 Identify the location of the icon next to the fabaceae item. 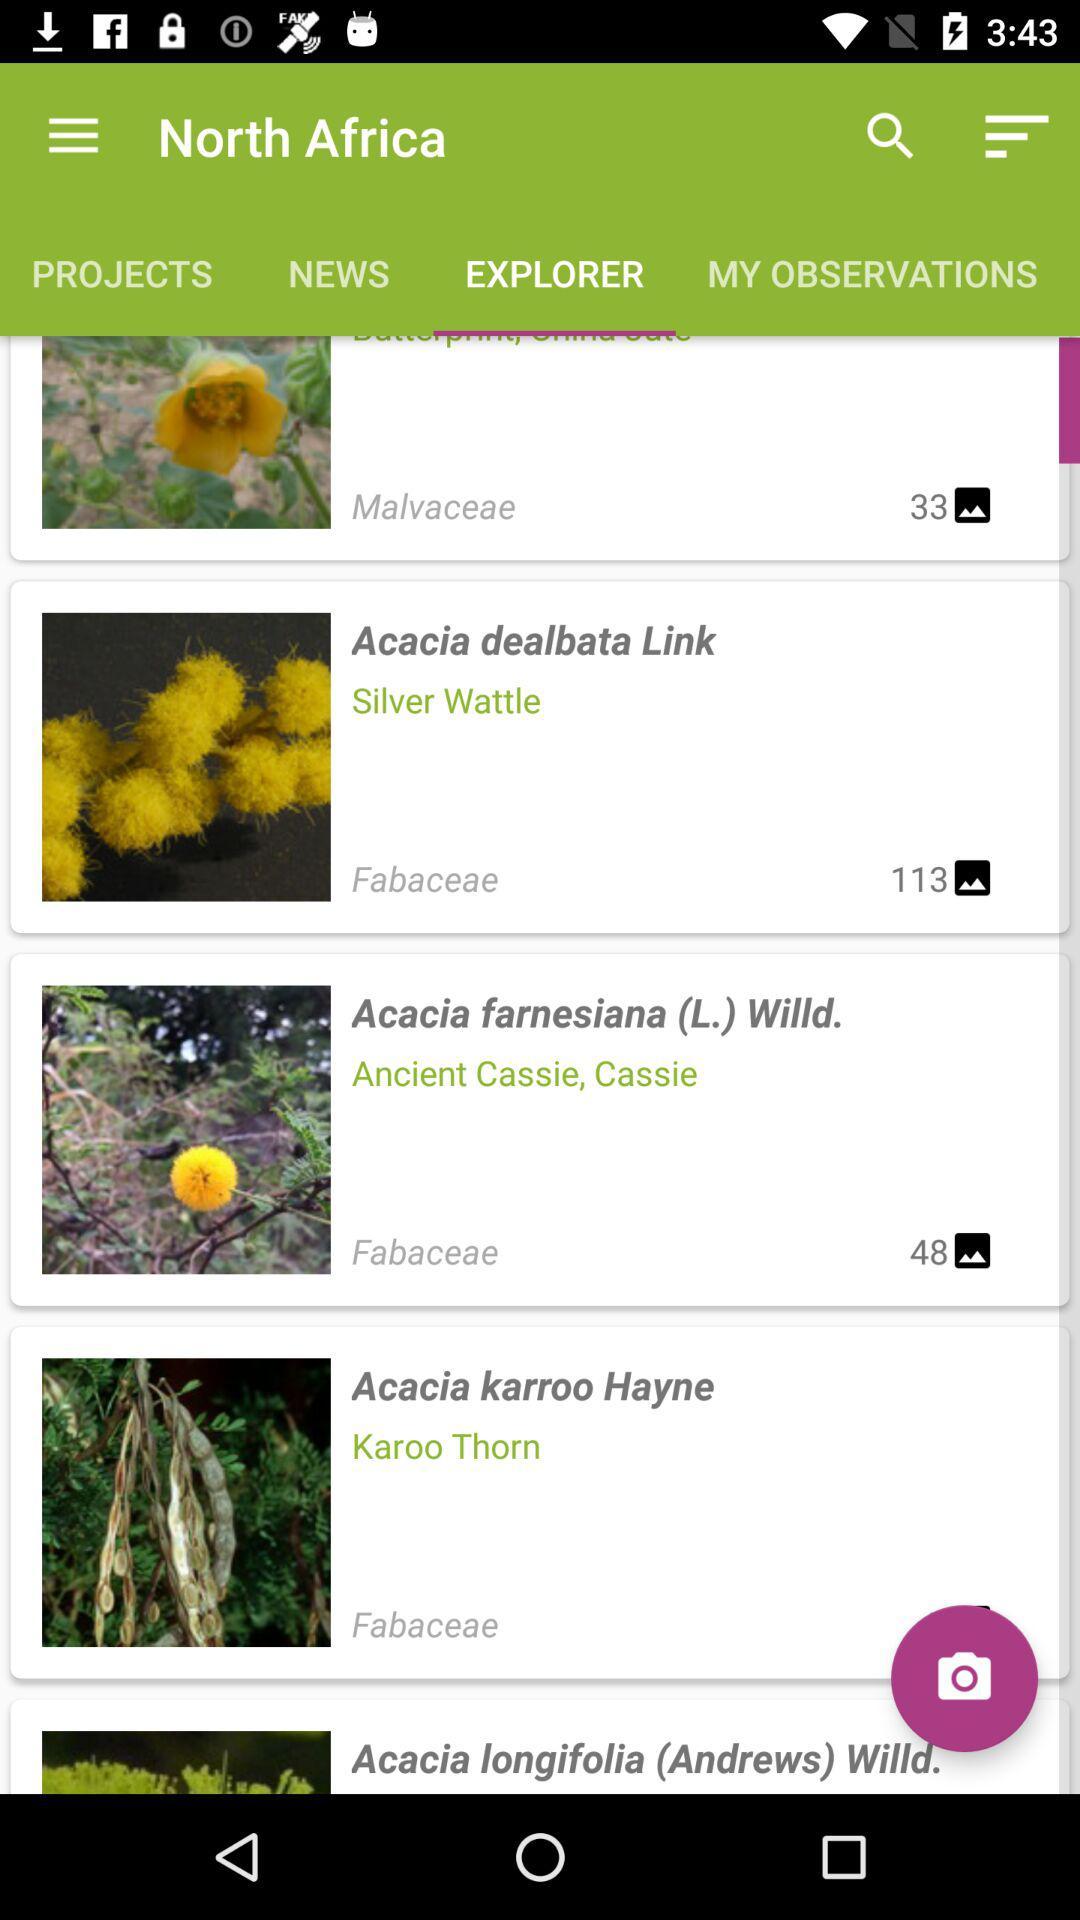
(963, 1678).